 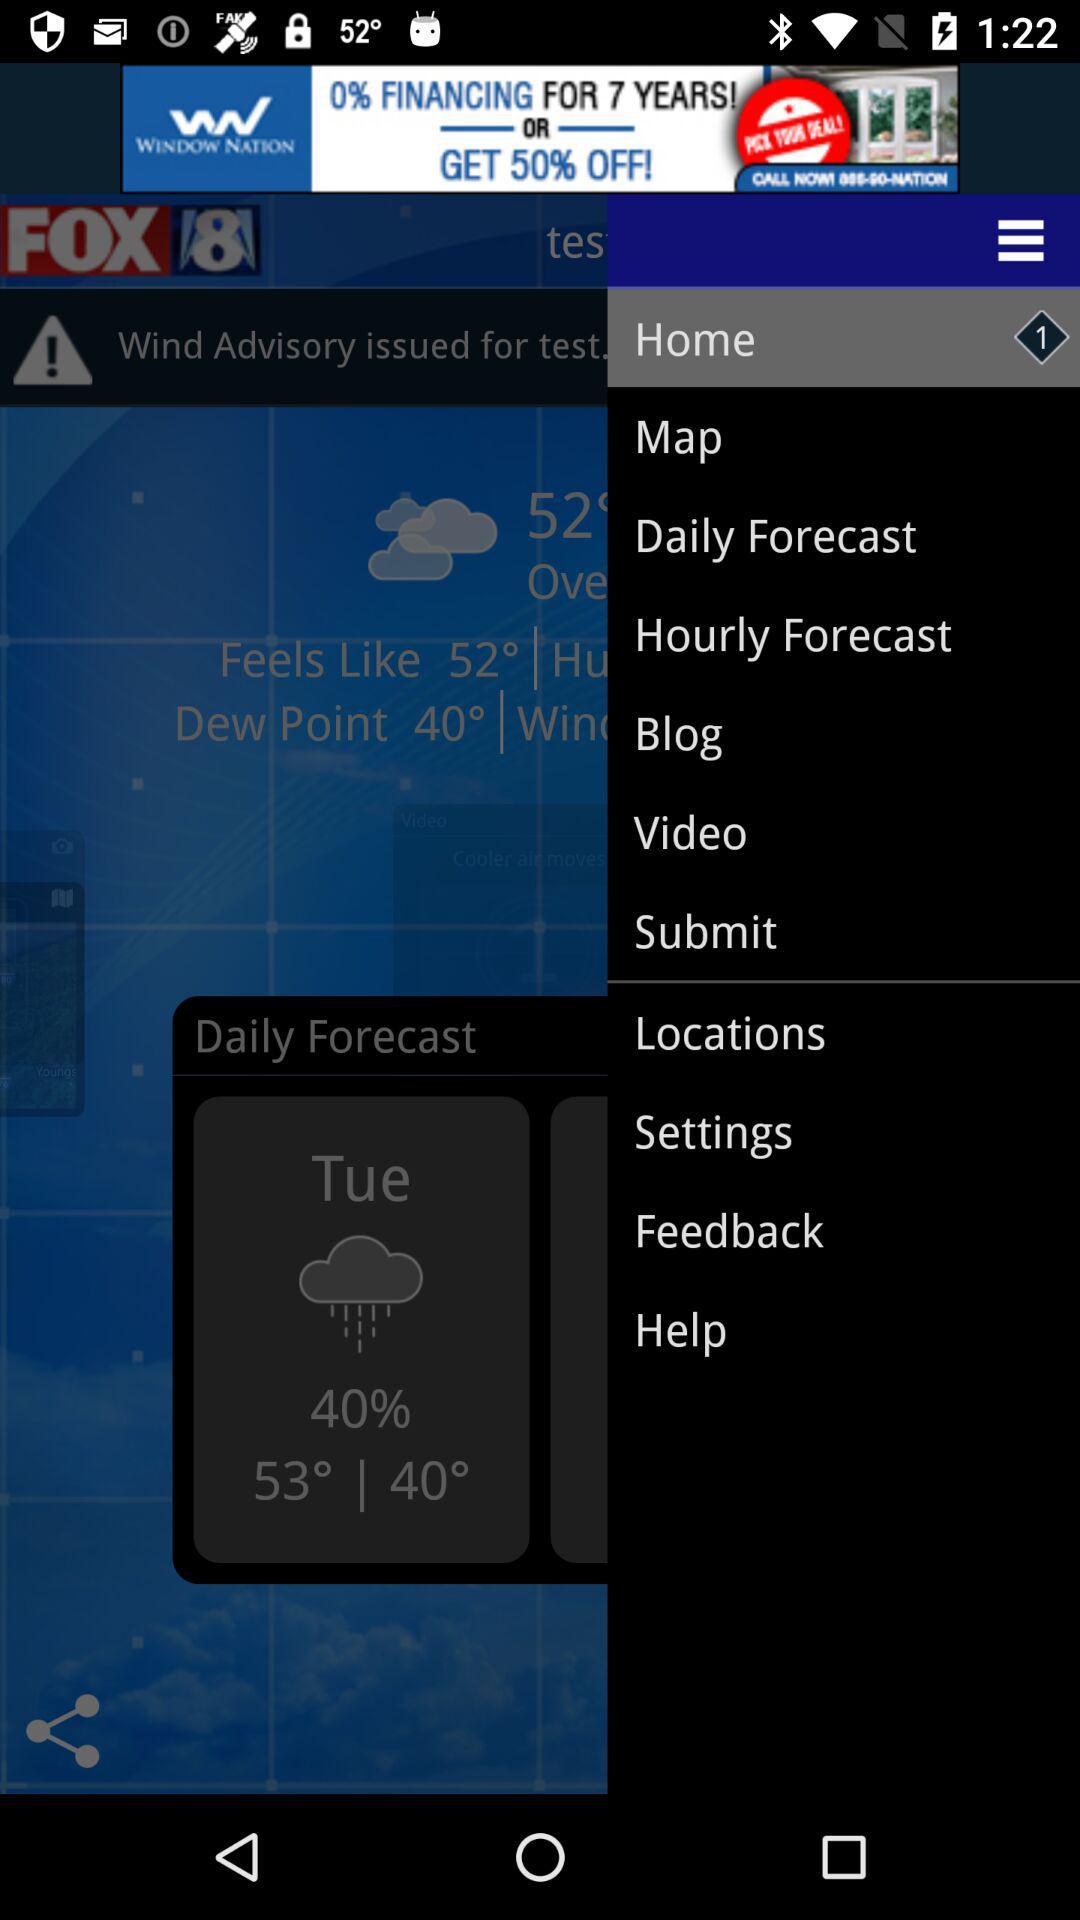 What do you see at coordinates (61, 1730) in the screenshot?
I see `the share icon` at bounding box center [61, 1730].